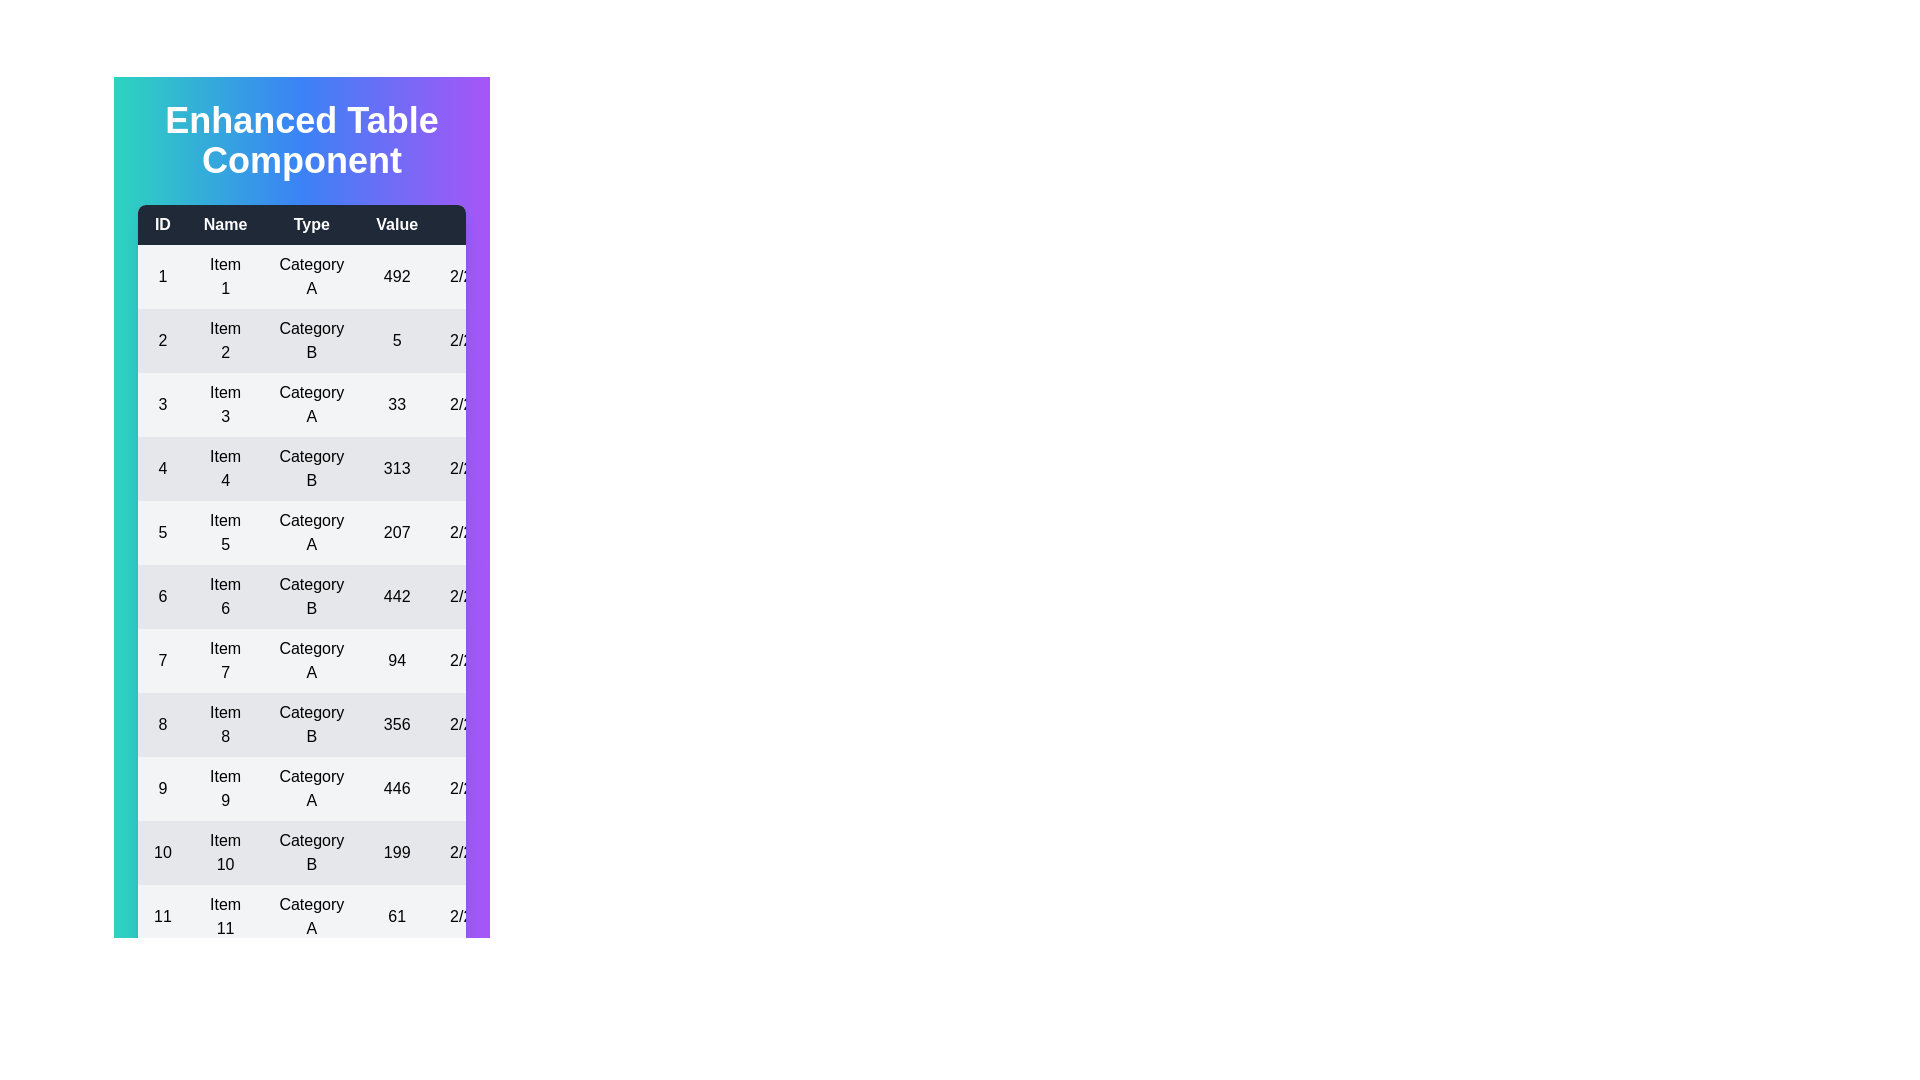 This screenshot has width=1920, height=1080. Describe the element at coordinates (311, 224) in the screenshot. I see `the header of the column to sort by Type` at that location.